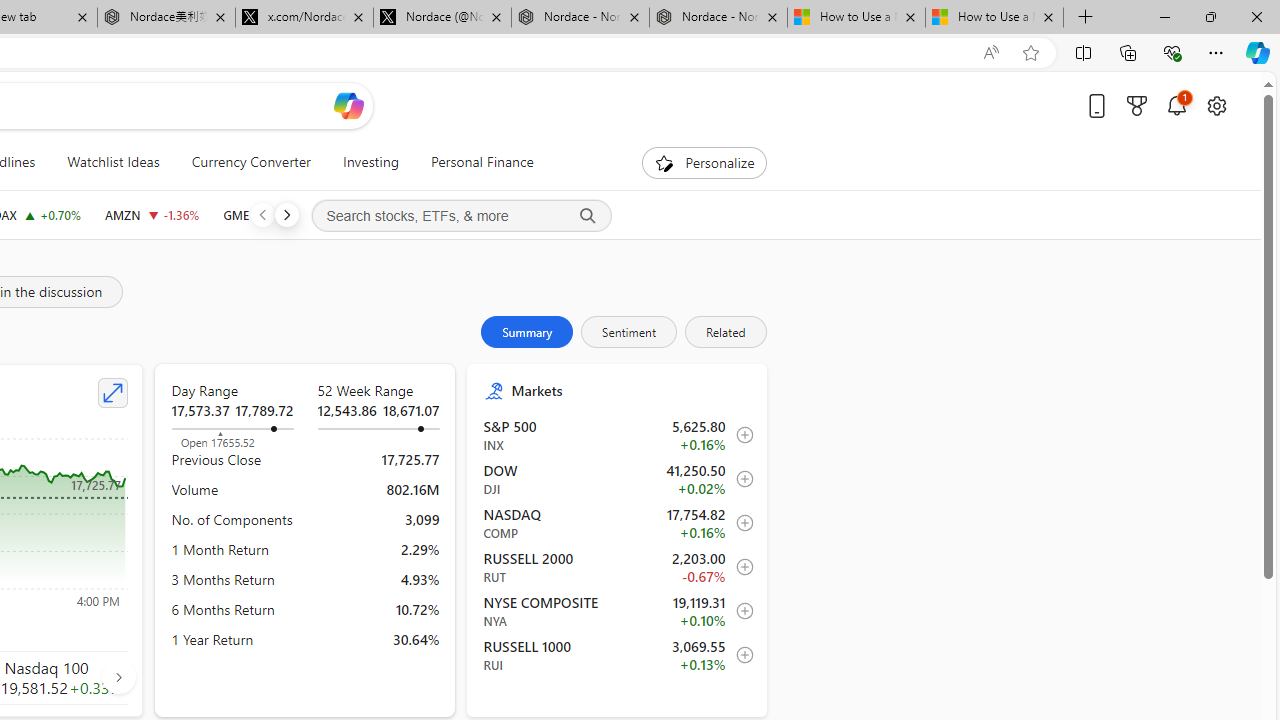 The image size is (1280, 720). I want to click on 'Currency Converter', so click(249, 162).